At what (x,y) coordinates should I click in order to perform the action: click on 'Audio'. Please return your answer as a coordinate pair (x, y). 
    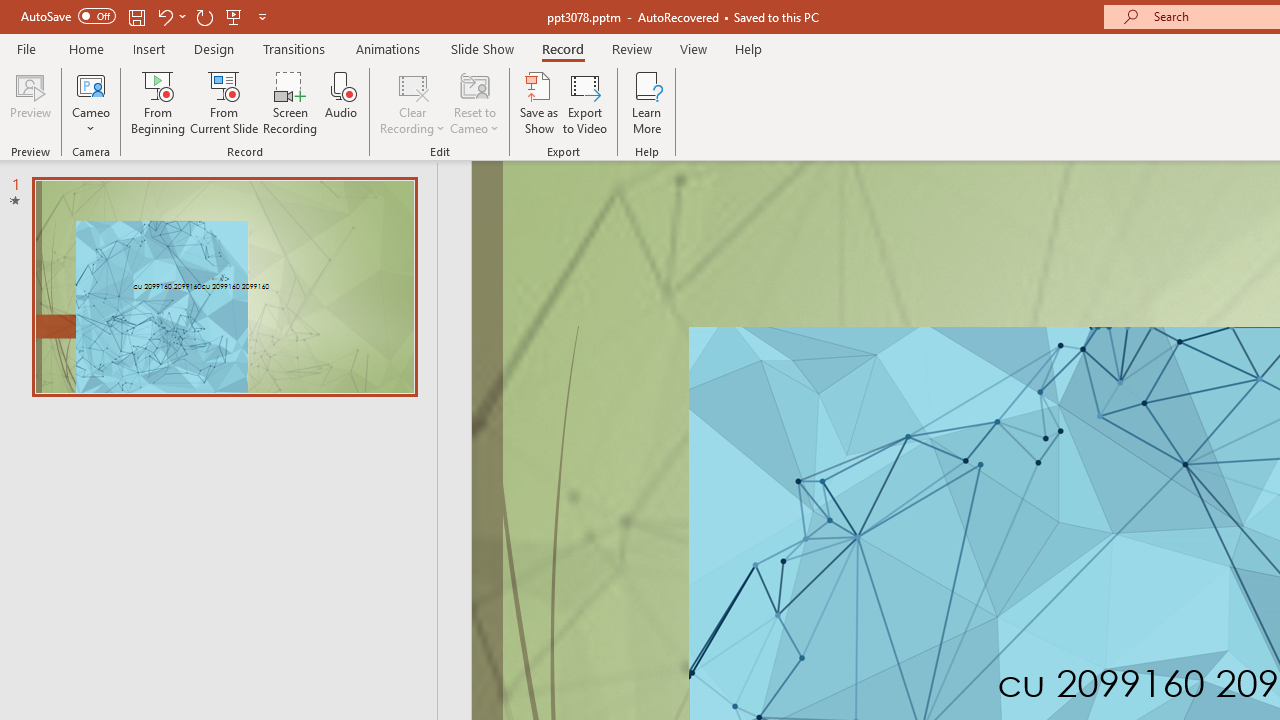
    Looking at the image, I should click on (341, 103).